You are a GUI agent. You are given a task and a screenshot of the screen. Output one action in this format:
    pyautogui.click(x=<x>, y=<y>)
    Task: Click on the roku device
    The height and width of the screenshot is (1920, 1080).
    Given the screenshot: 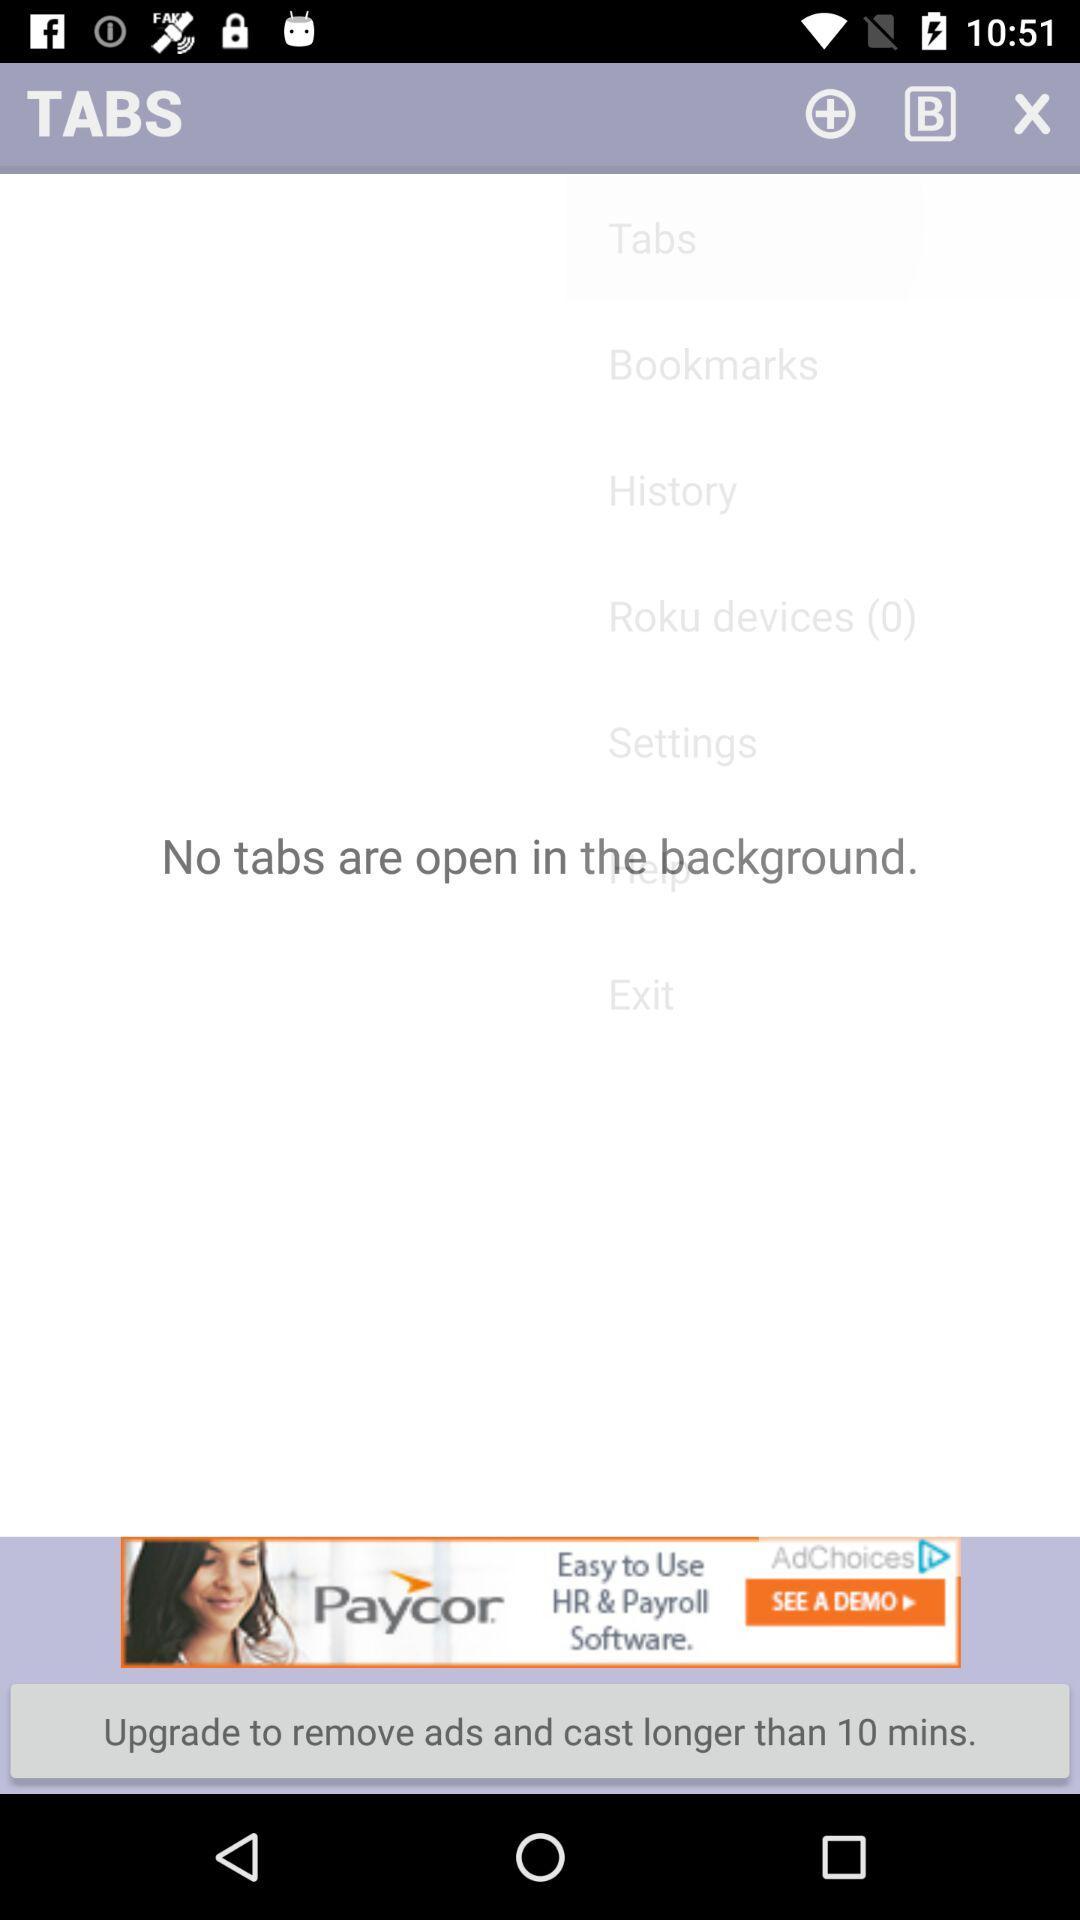 What is the action you would take?
    pyautogui.click(x=830, y=111)
    